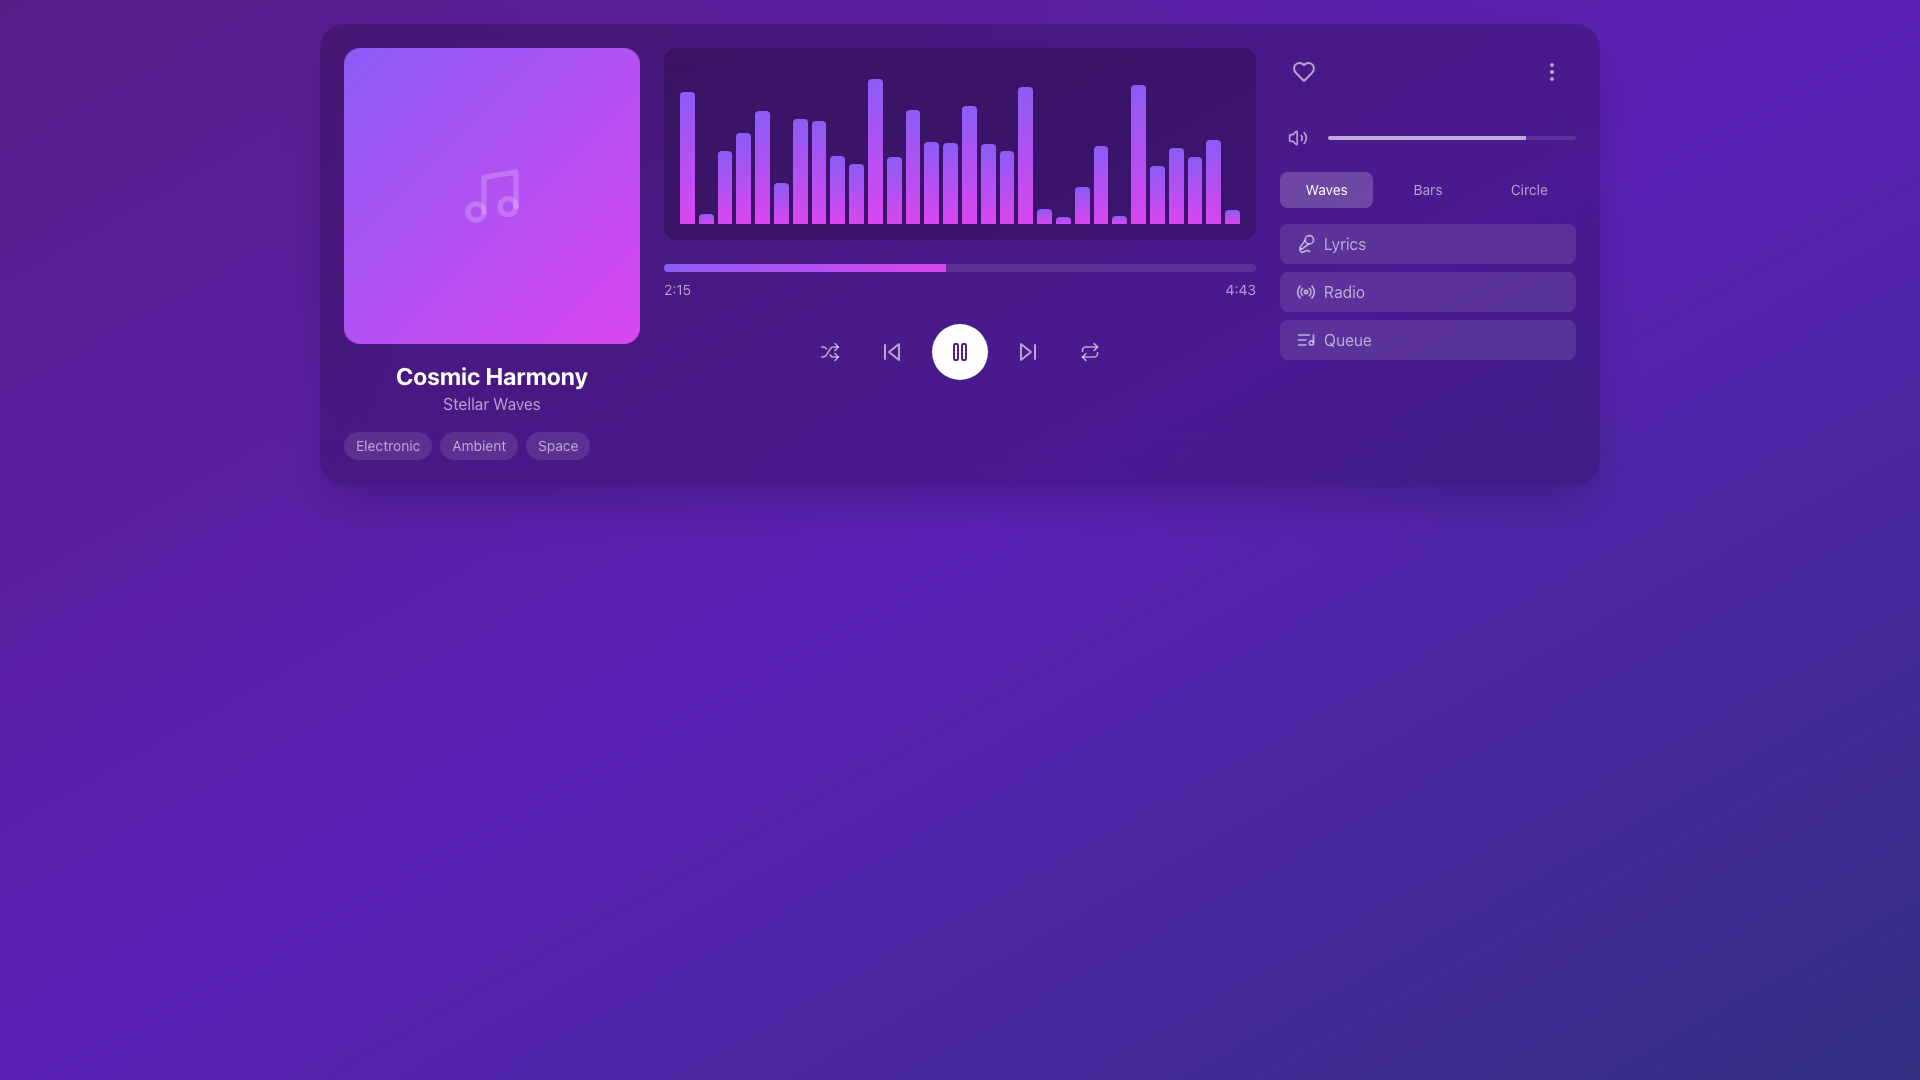  I want to click on the progress bar, so click(923, 266).